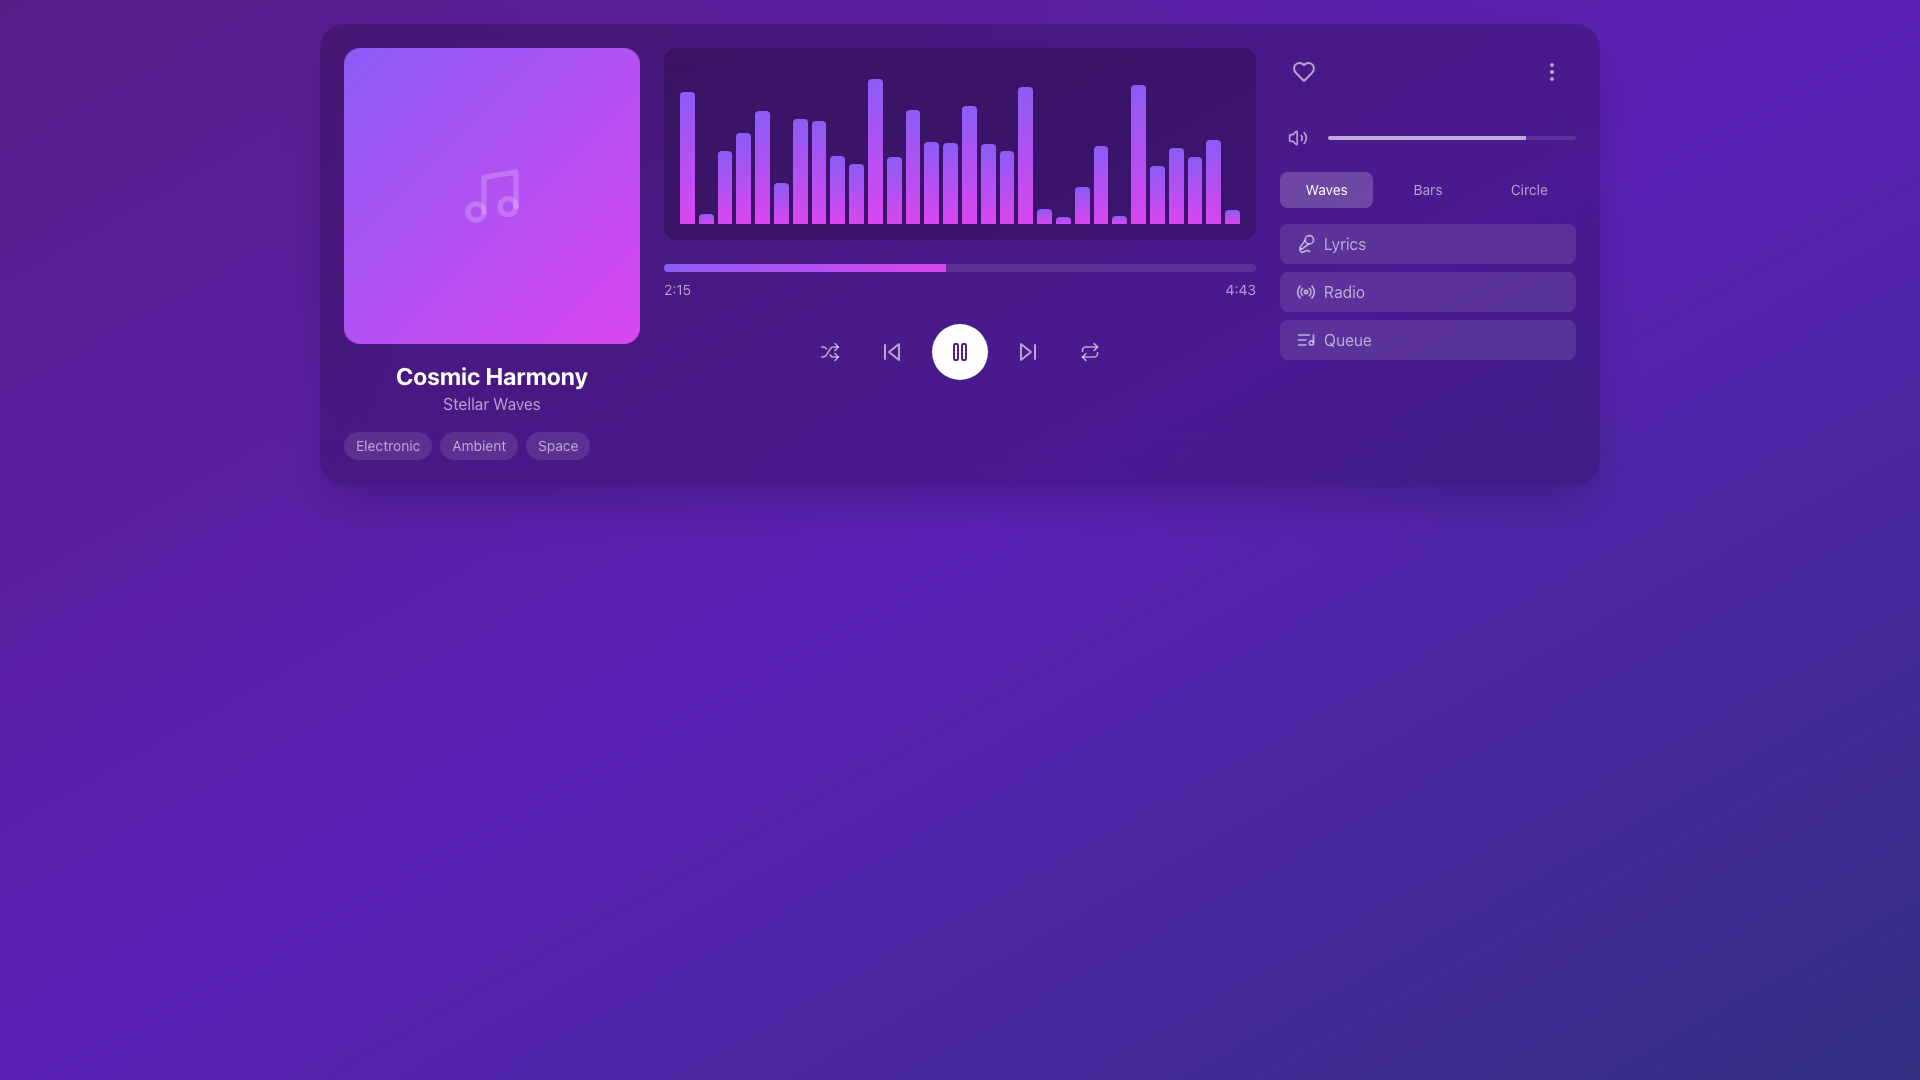  I want to click on the progress bar, so click(923, 266).